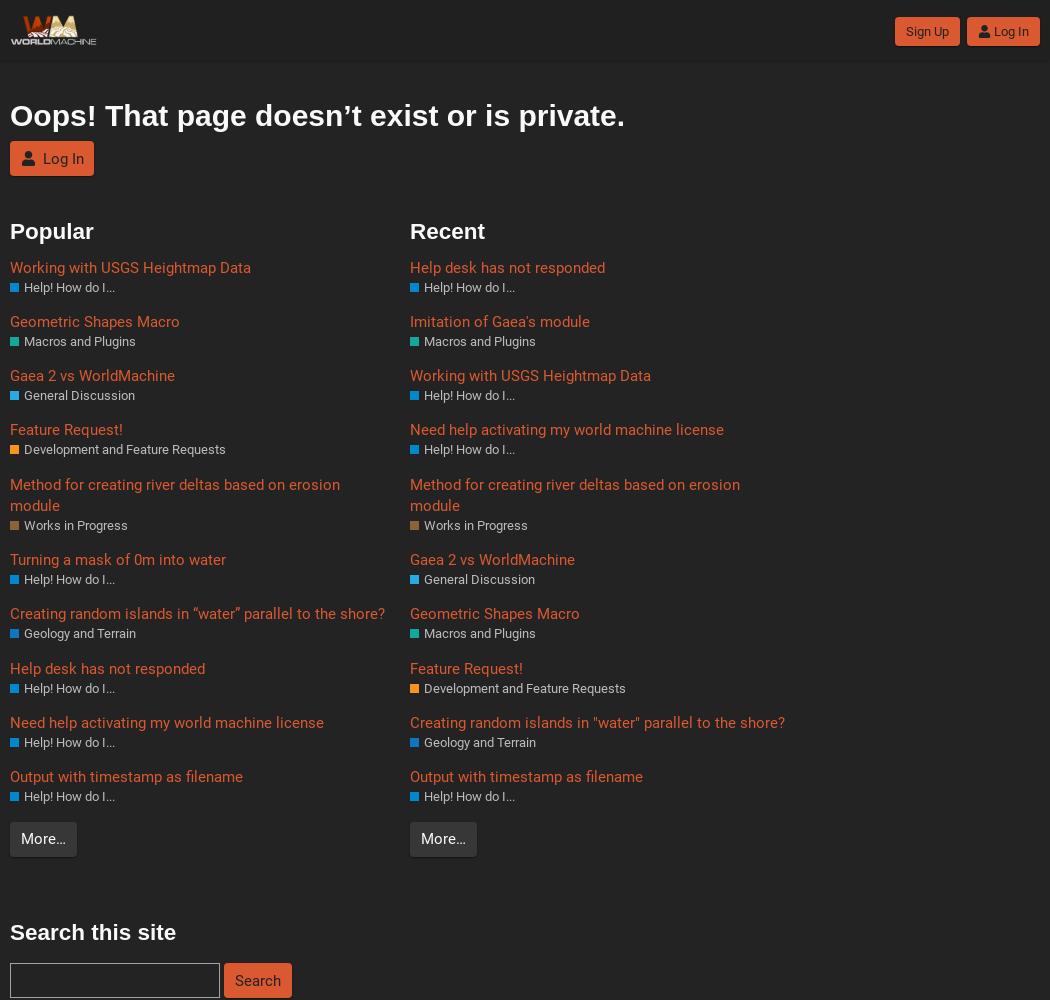 This screenshot has height=1000, width=1050. I want to click on 'Creating random islands in “water” parallel to the shore?', so click(196, 613).